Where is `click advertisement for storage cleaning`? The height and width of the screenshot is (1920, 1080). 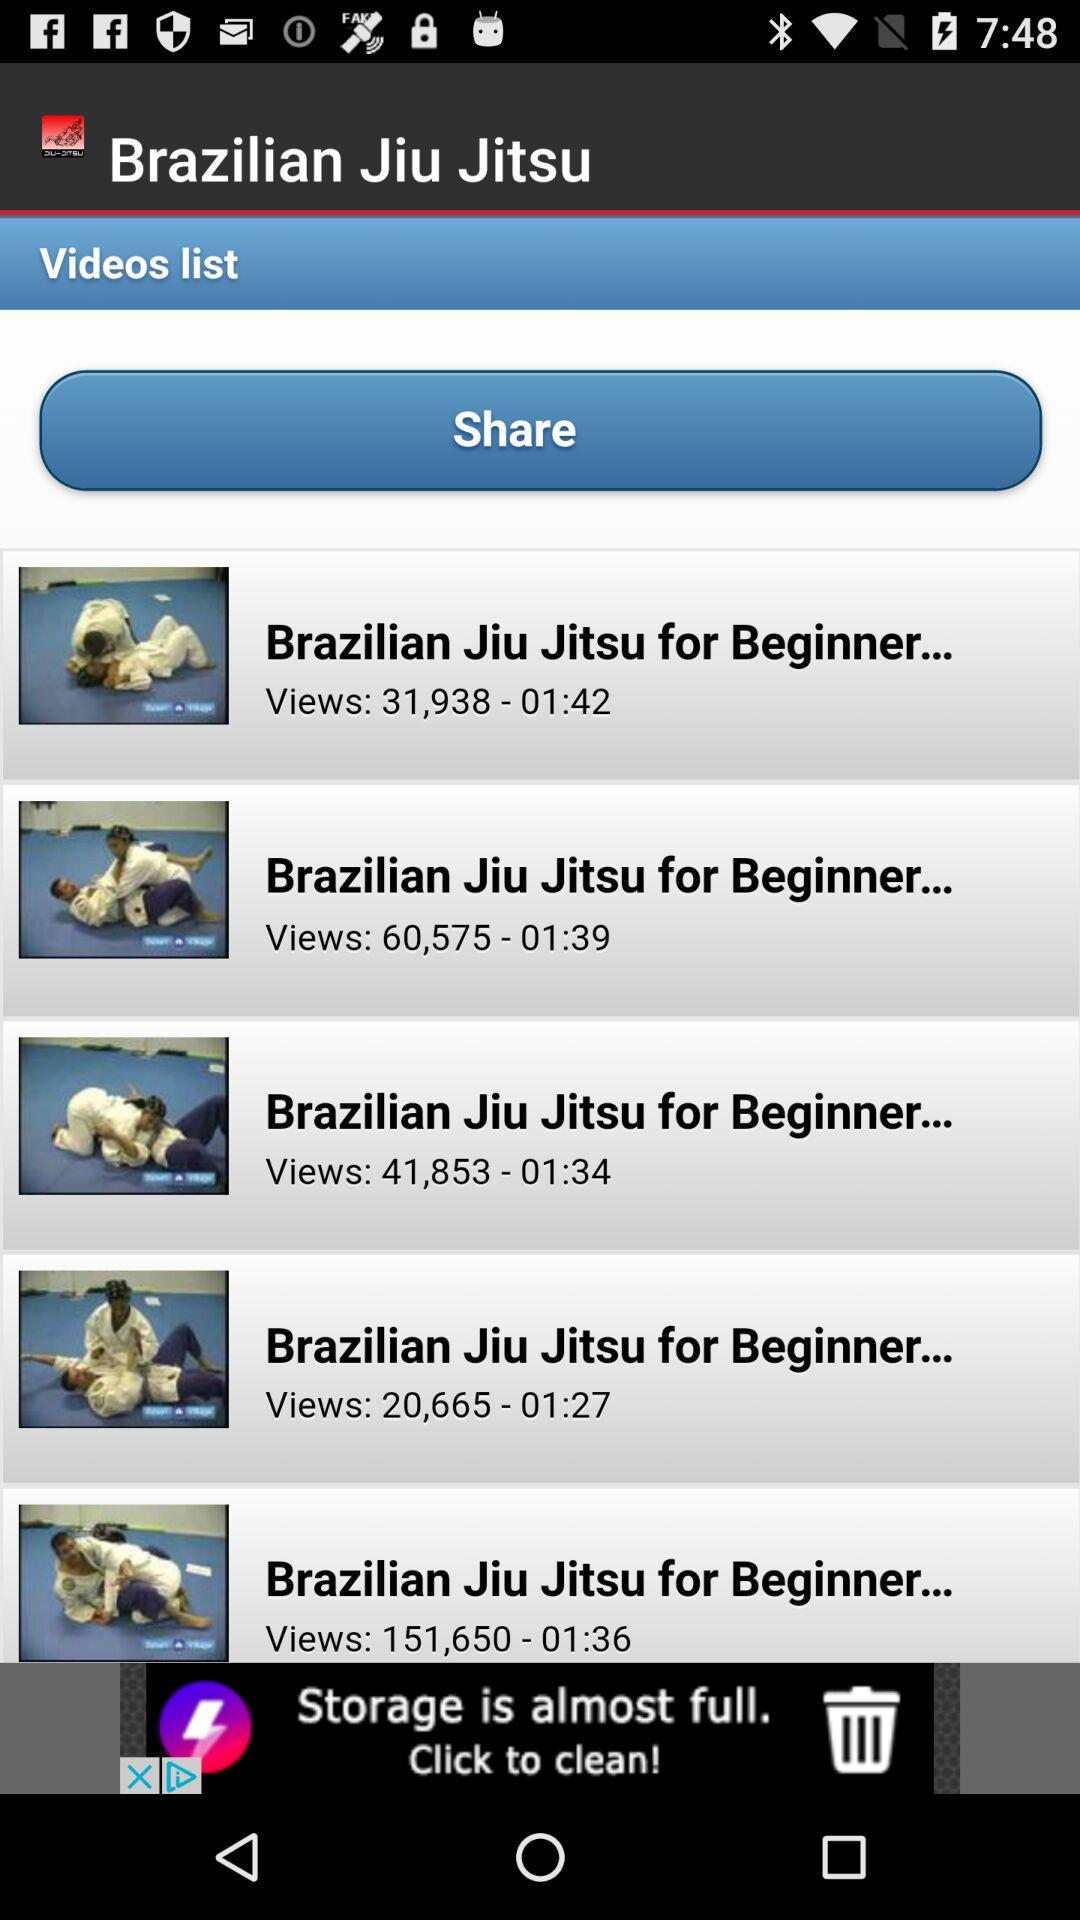 click advertisement for storage cleaning is located at coordinates (540, 1727).